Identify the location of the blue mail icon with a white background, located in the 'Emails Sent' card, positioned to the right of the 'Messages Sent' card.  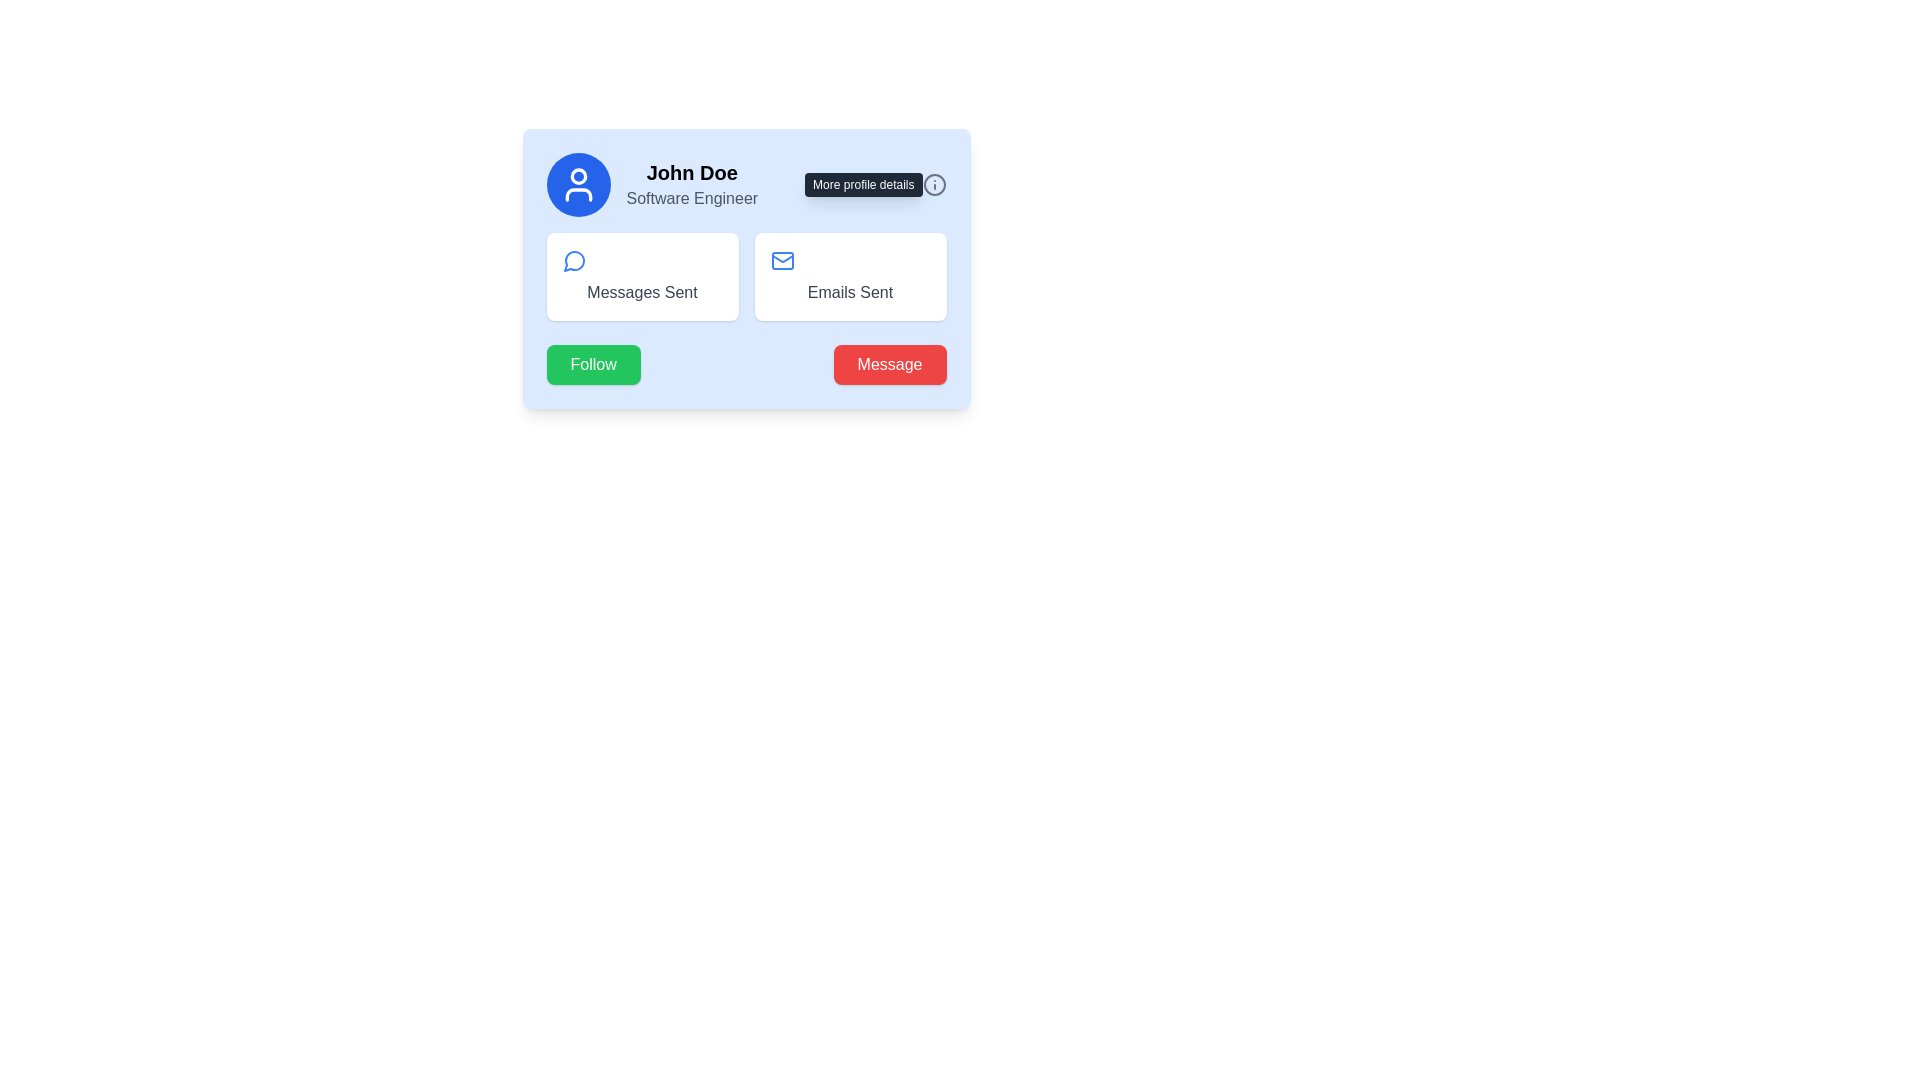
(781, 260).